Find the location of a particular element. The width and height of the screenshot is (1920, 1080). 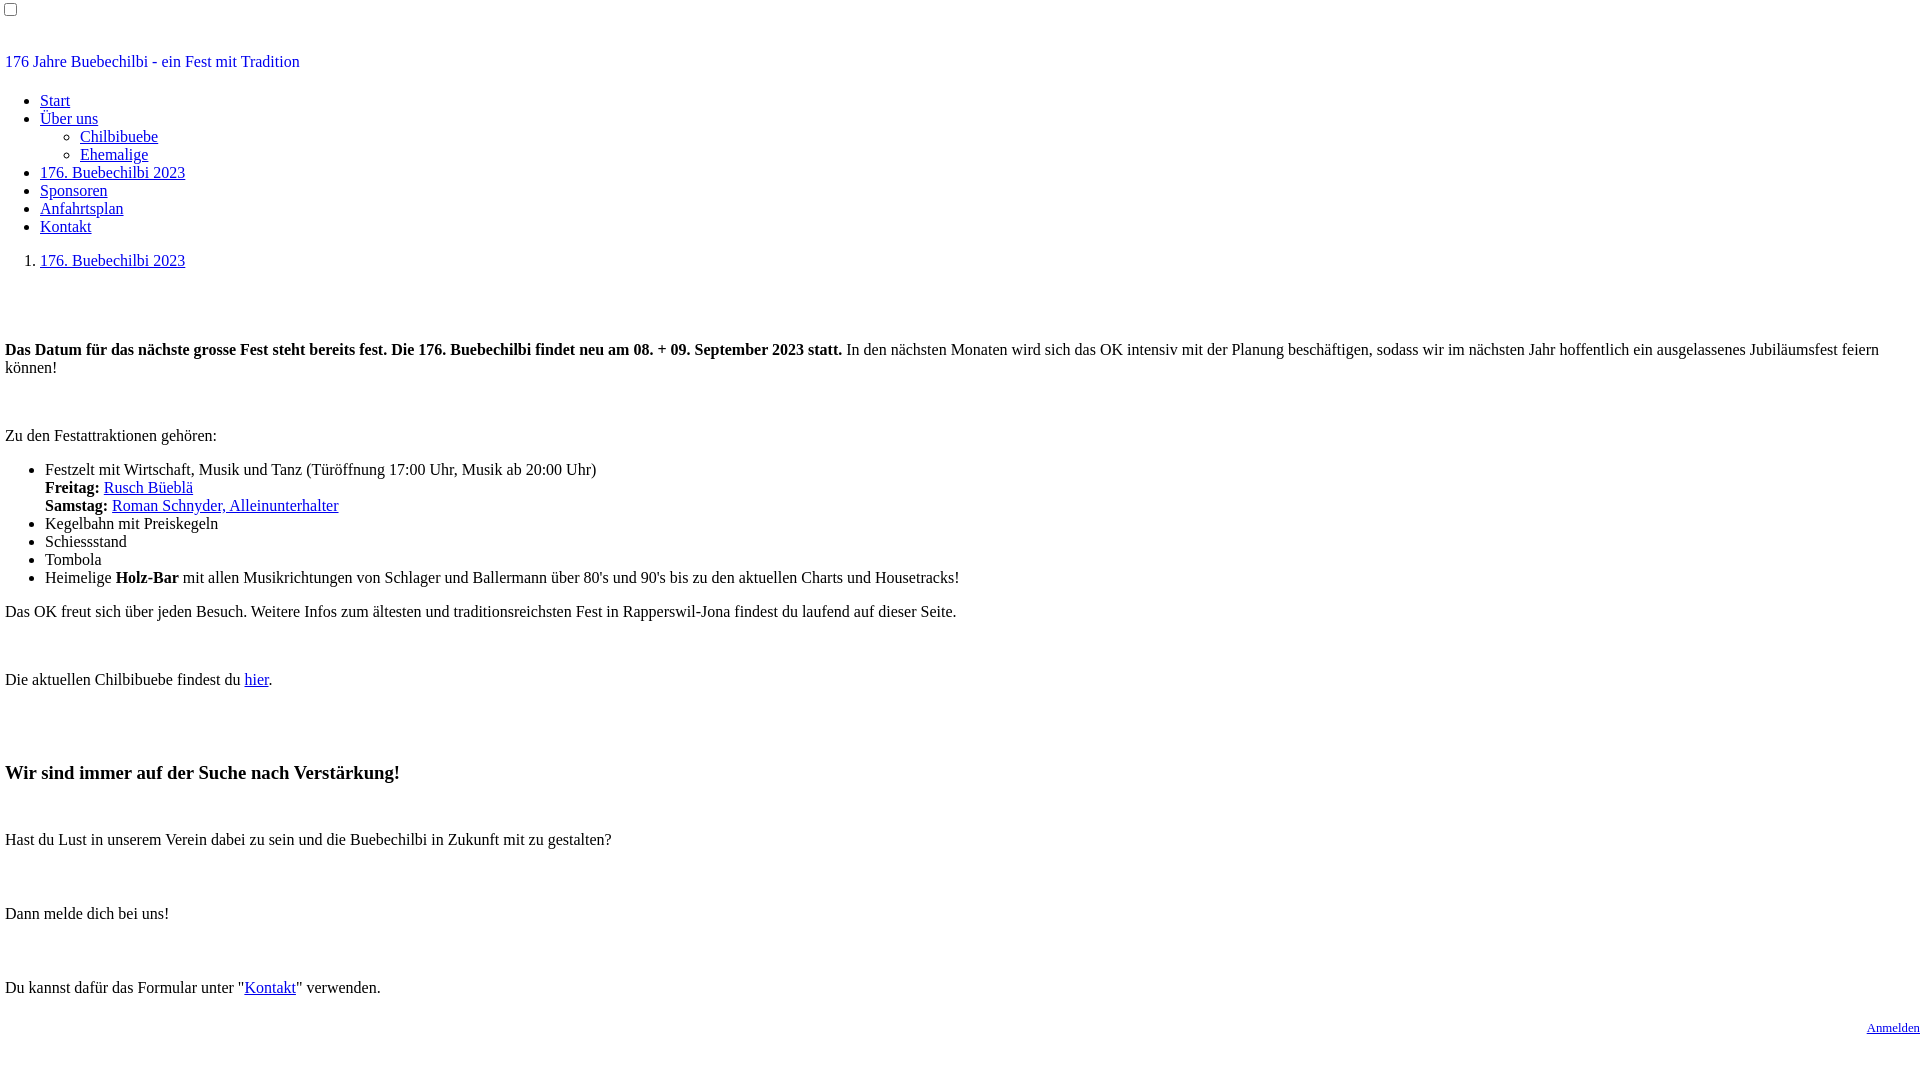

'Chilbibuebe' is located at coordinates (118, 135).